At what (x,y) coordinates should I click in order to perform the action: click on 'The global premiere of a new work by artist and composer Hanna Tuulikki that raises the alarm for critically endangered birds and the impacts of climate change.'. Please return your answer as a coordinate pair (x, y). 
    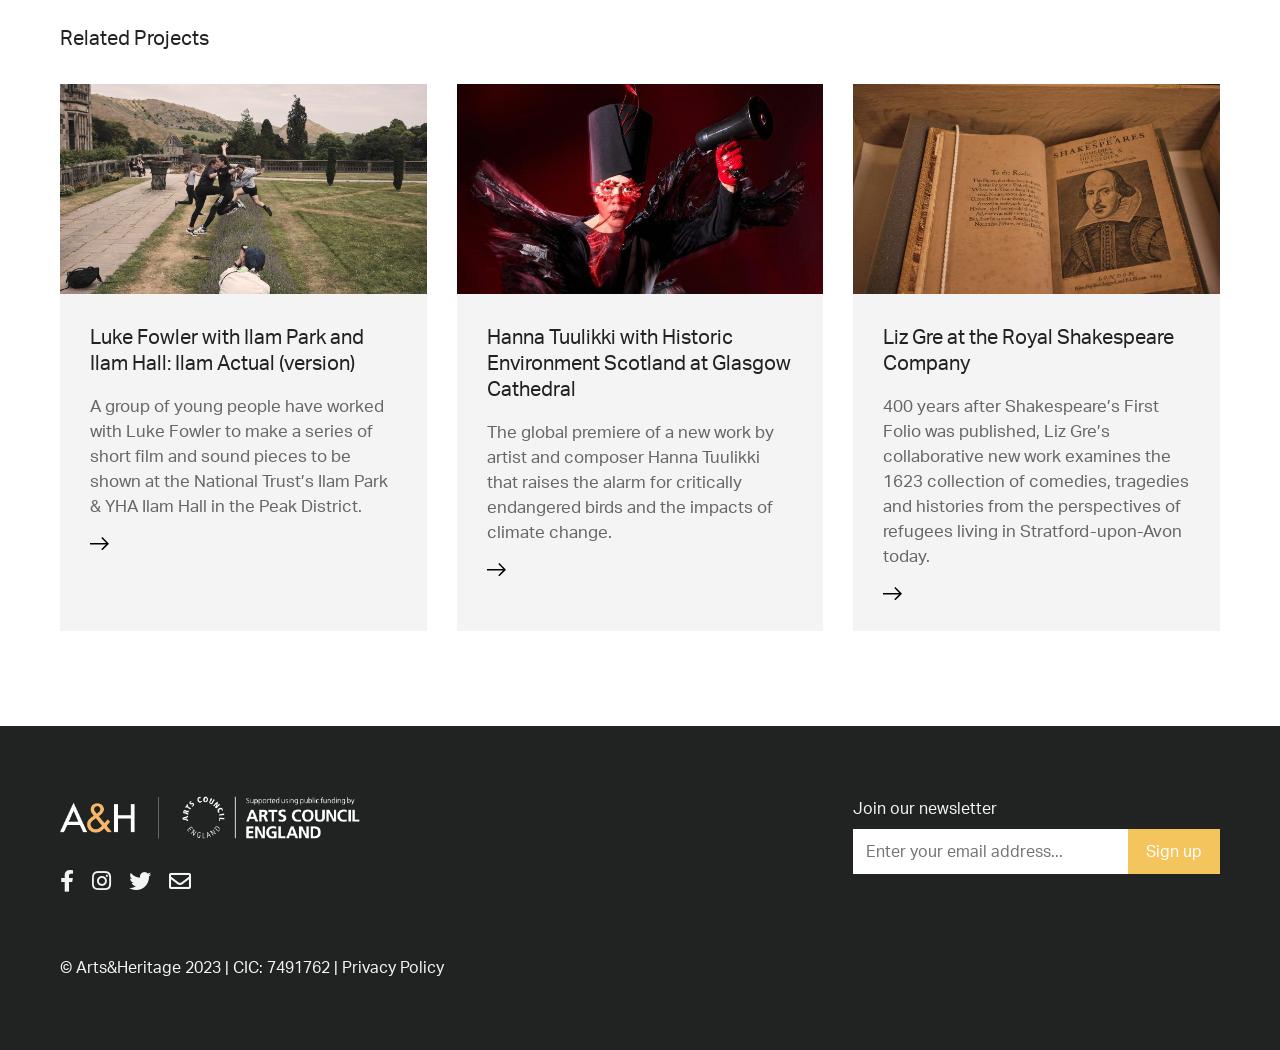
    Looking at the image, I should click on (628, 480).